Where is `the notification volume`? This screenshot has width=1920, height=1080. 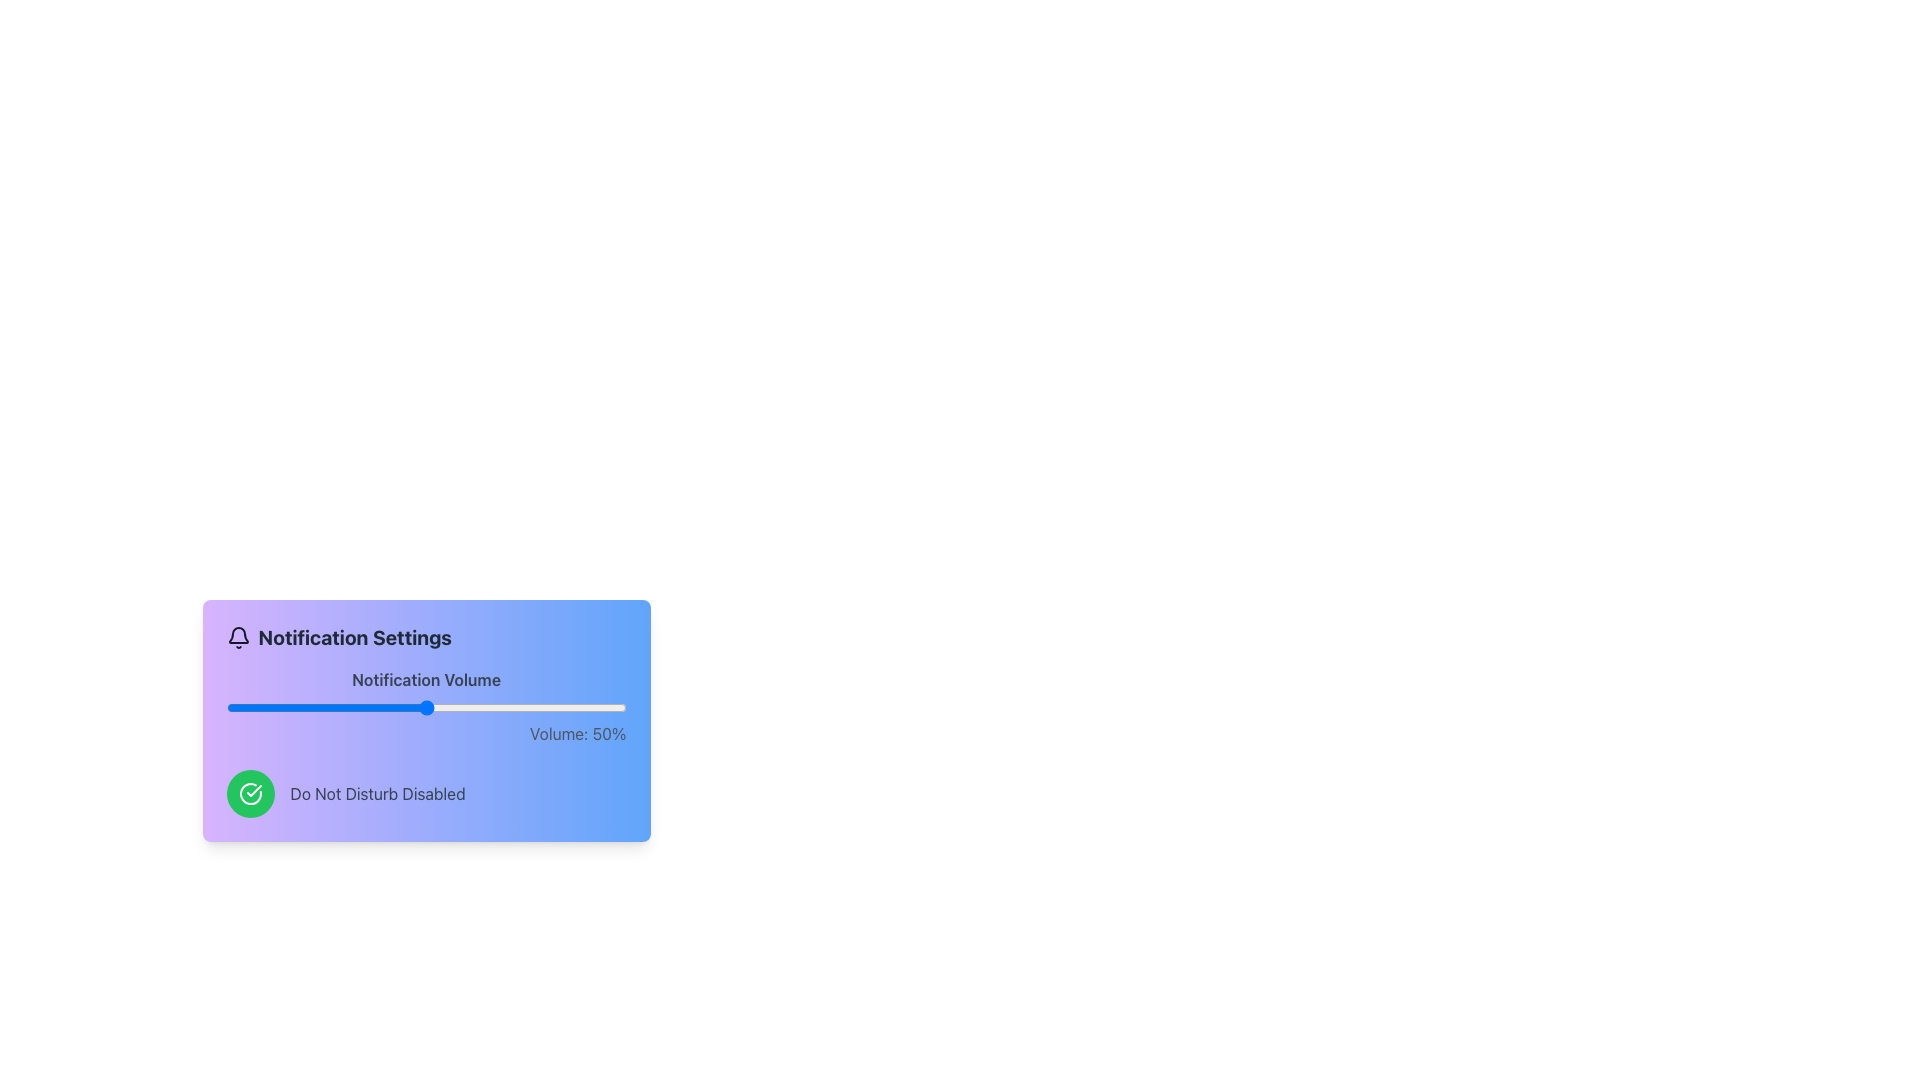
the notification volume is located at coordinates (585, 707).